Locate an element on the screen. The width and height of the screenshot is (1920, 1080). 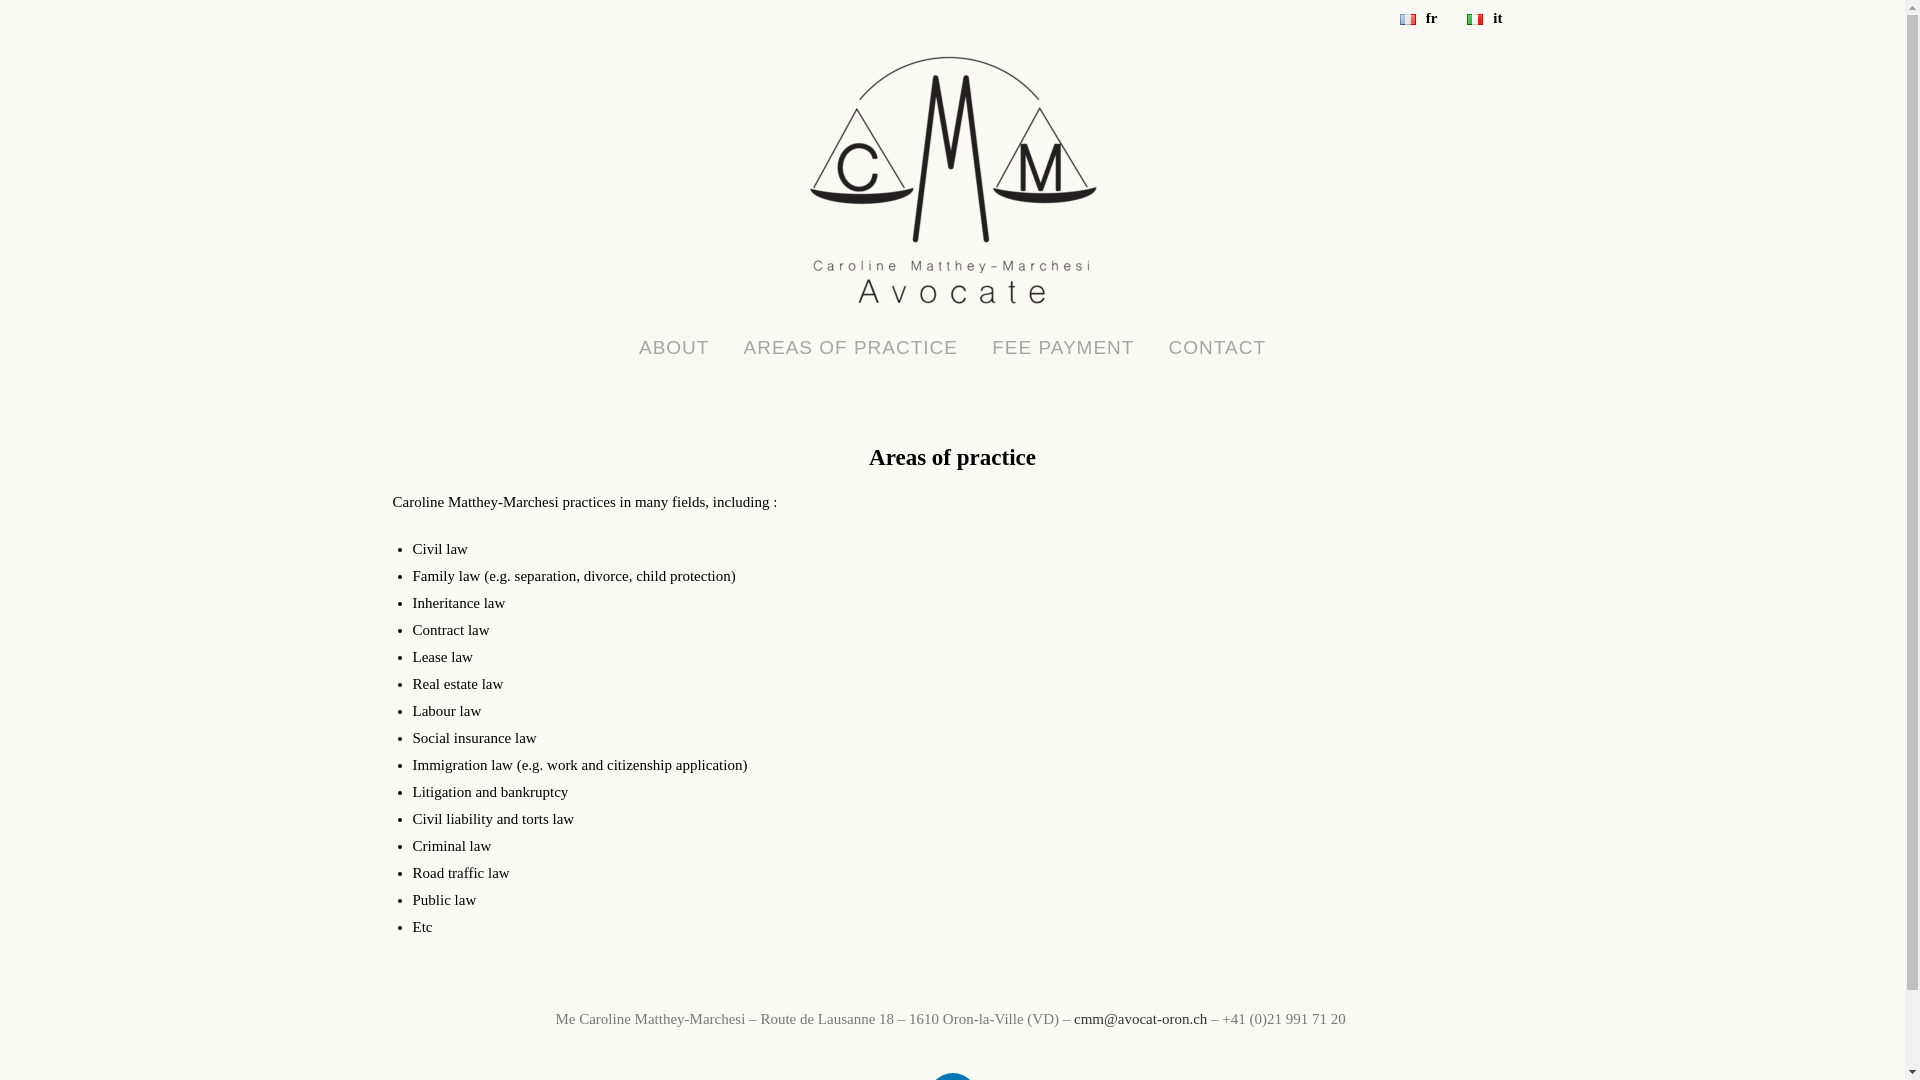
'FEE PAYMENT' is located at coordinates (1061, 346).